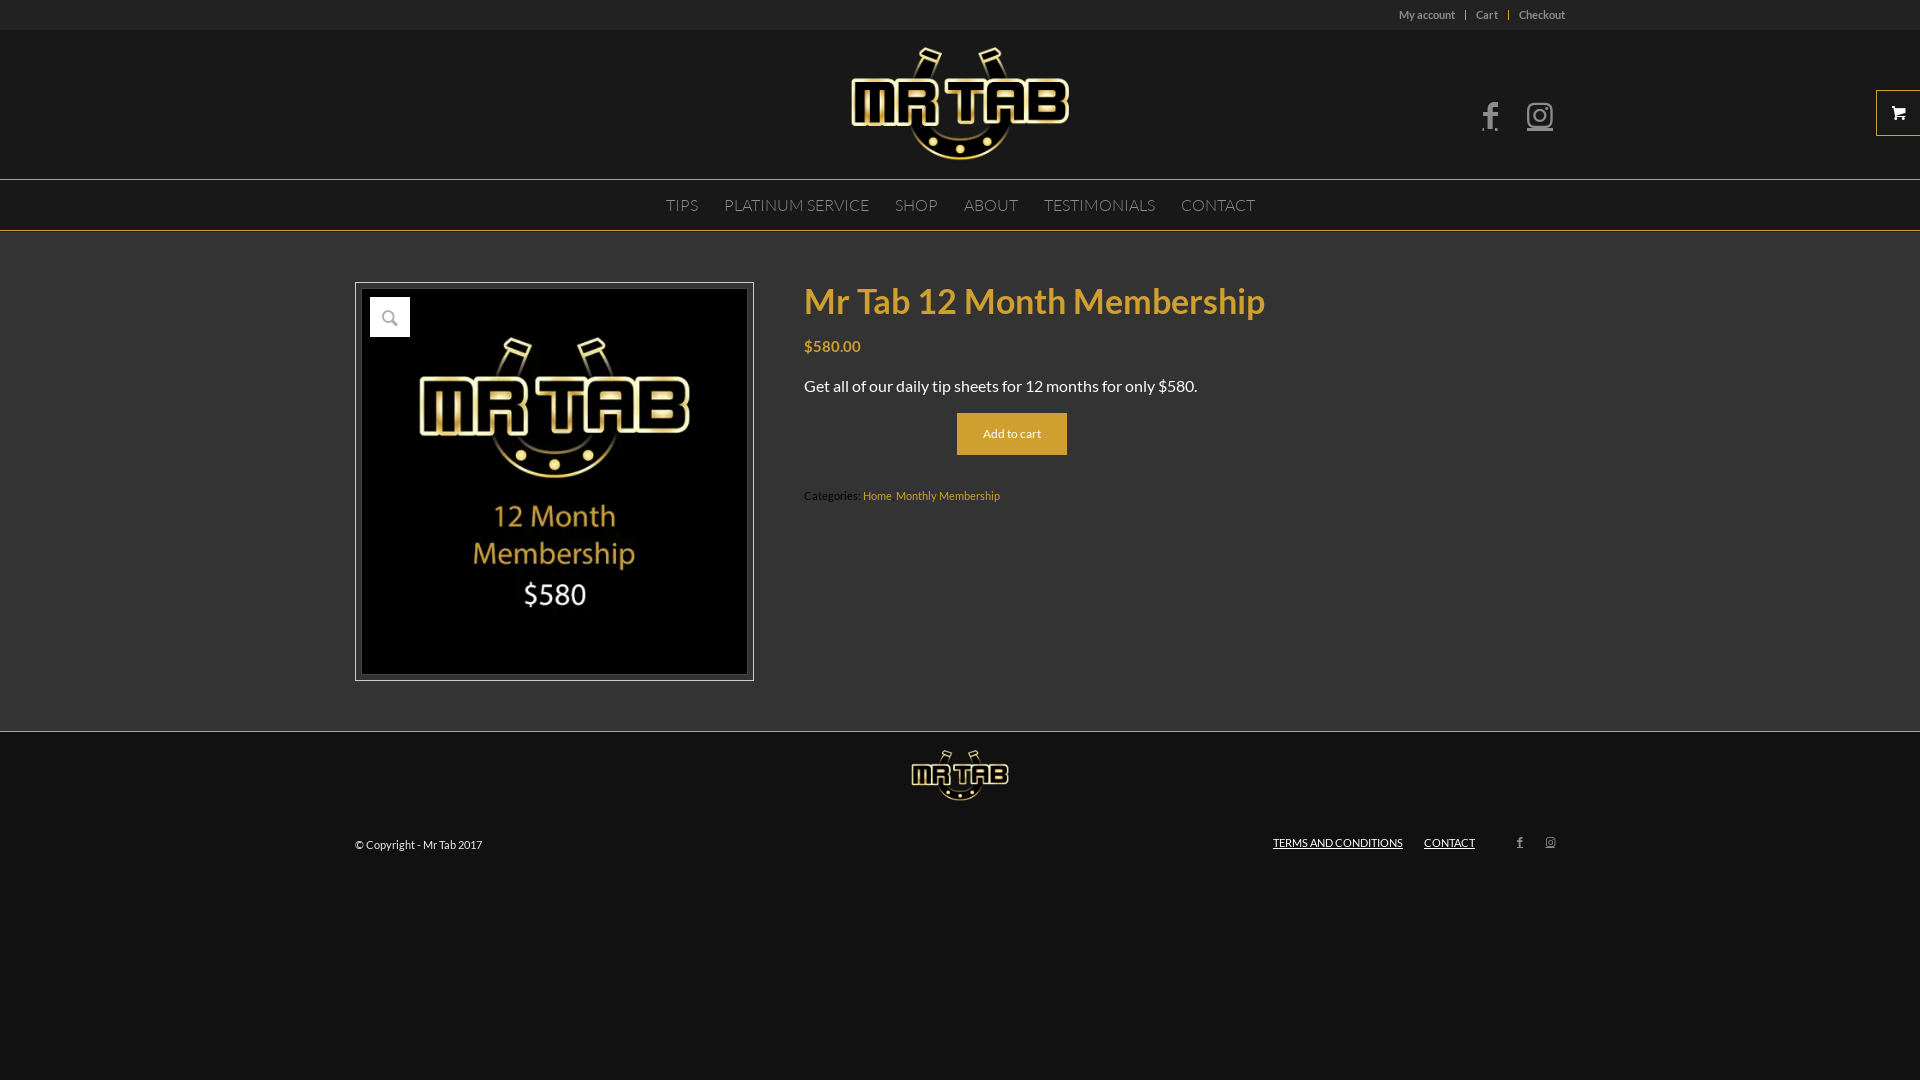  I want to click on 'Add to cart', so click(1012, 433).